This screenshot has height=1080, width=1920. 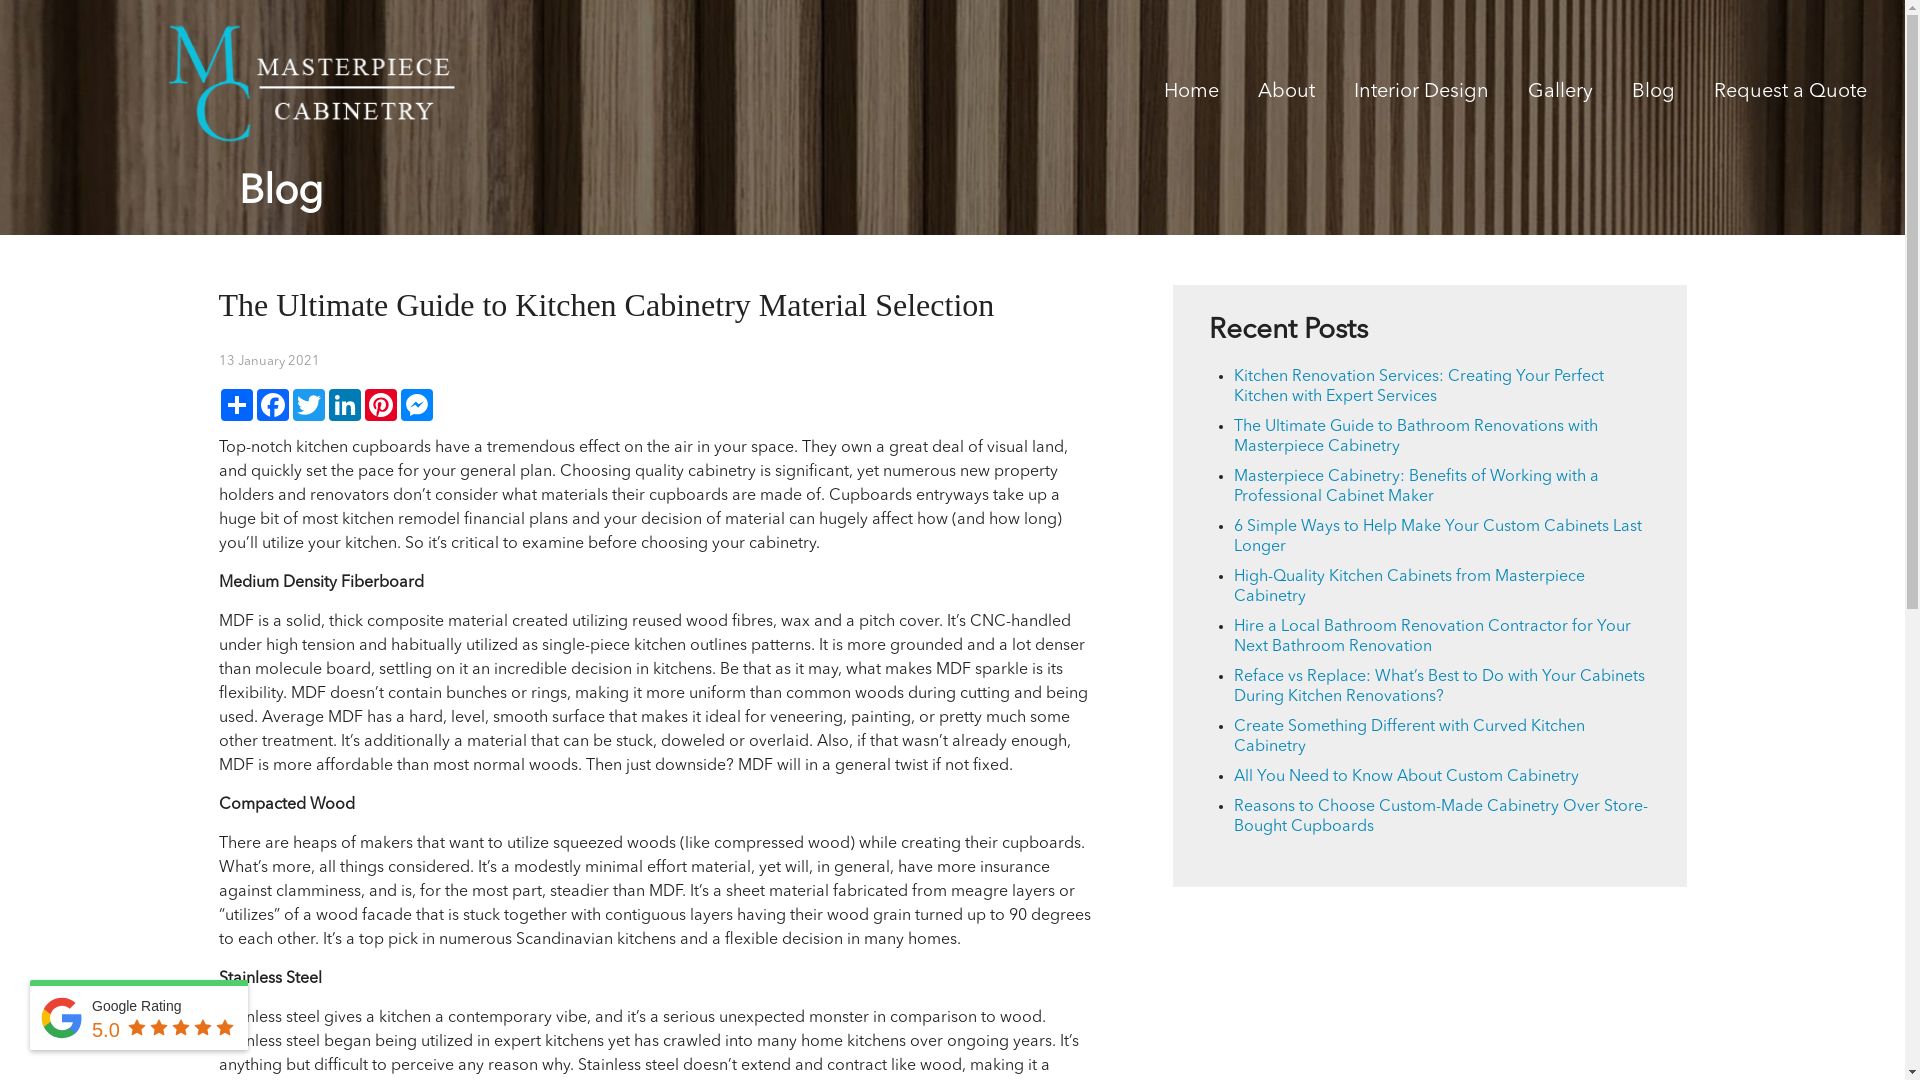 I want to click on 'LinkedIn', so click(x=326, y=405).